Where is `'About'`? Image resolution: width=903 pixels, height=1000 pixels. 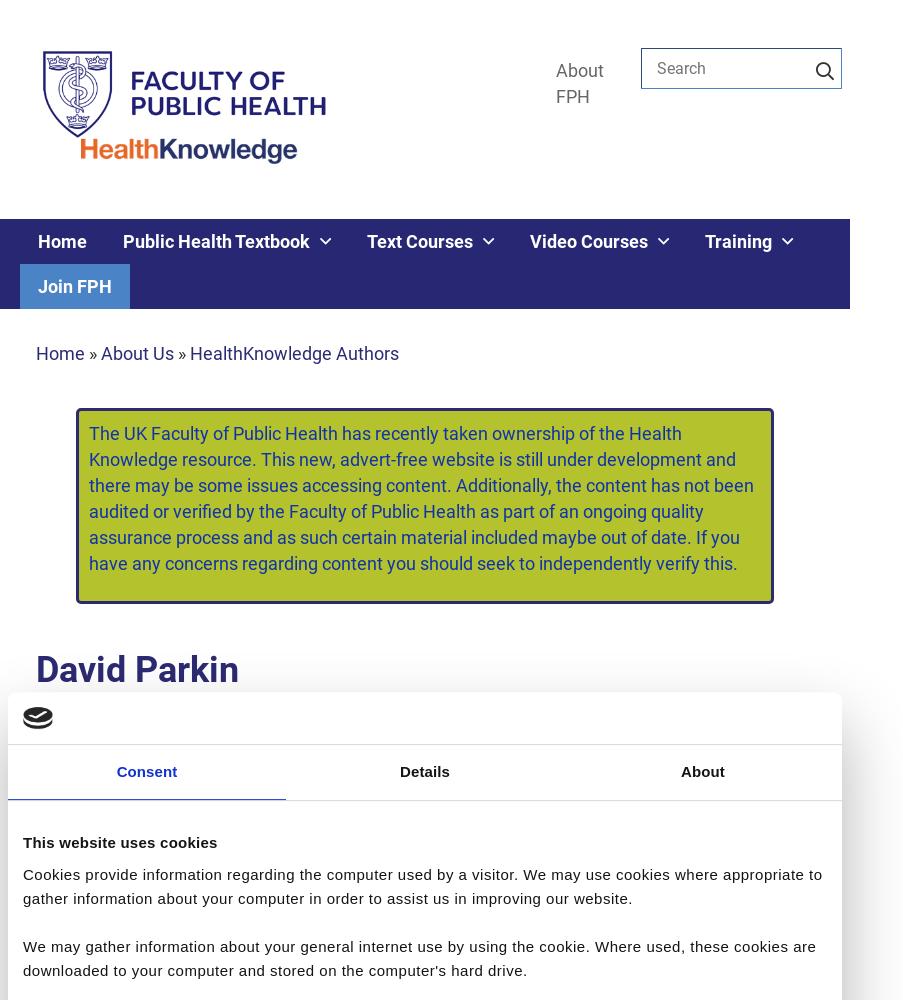
'About' is located at coordinates (680, 771).